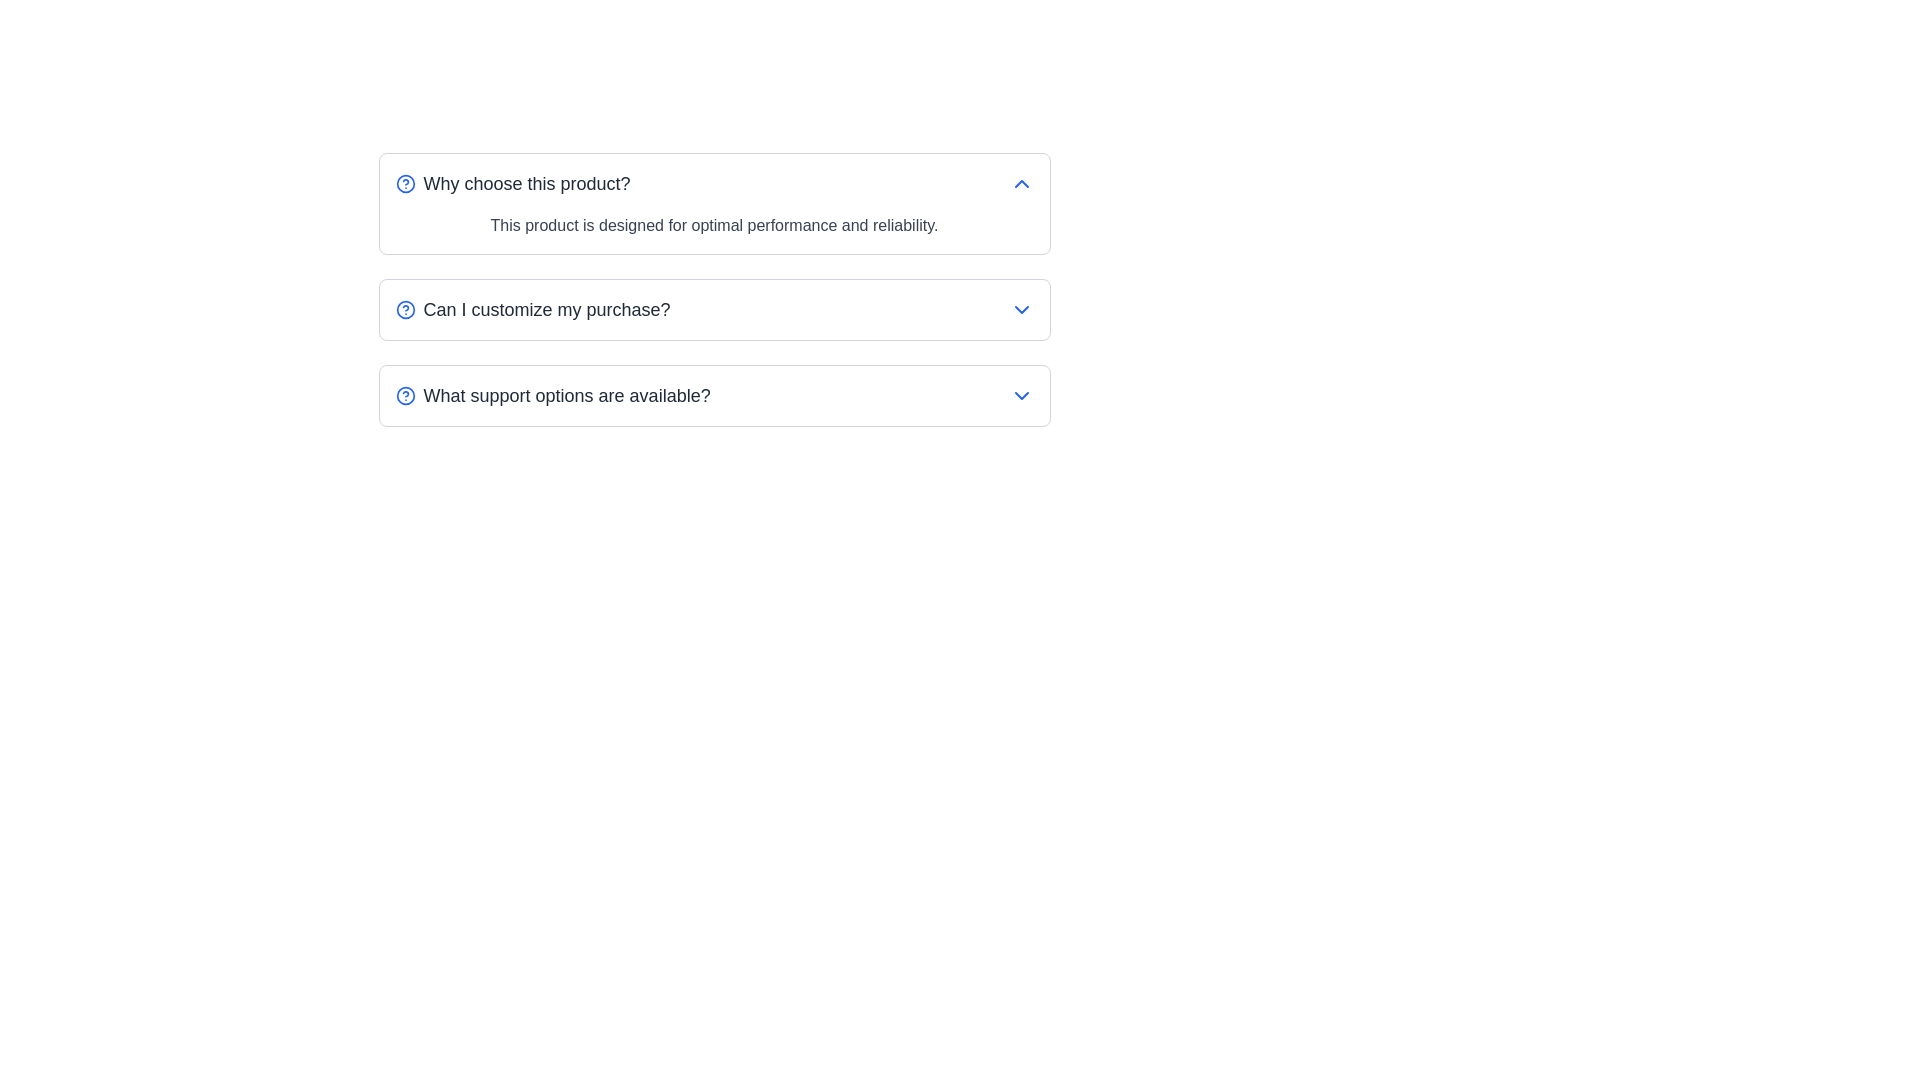  What do you see at coordinates (714, 289) in the screenshot?
I see `to interact with the Collapsible FAQ Item related to the question 'Can I customize my purchase?'` at bounding box center [714, 289].